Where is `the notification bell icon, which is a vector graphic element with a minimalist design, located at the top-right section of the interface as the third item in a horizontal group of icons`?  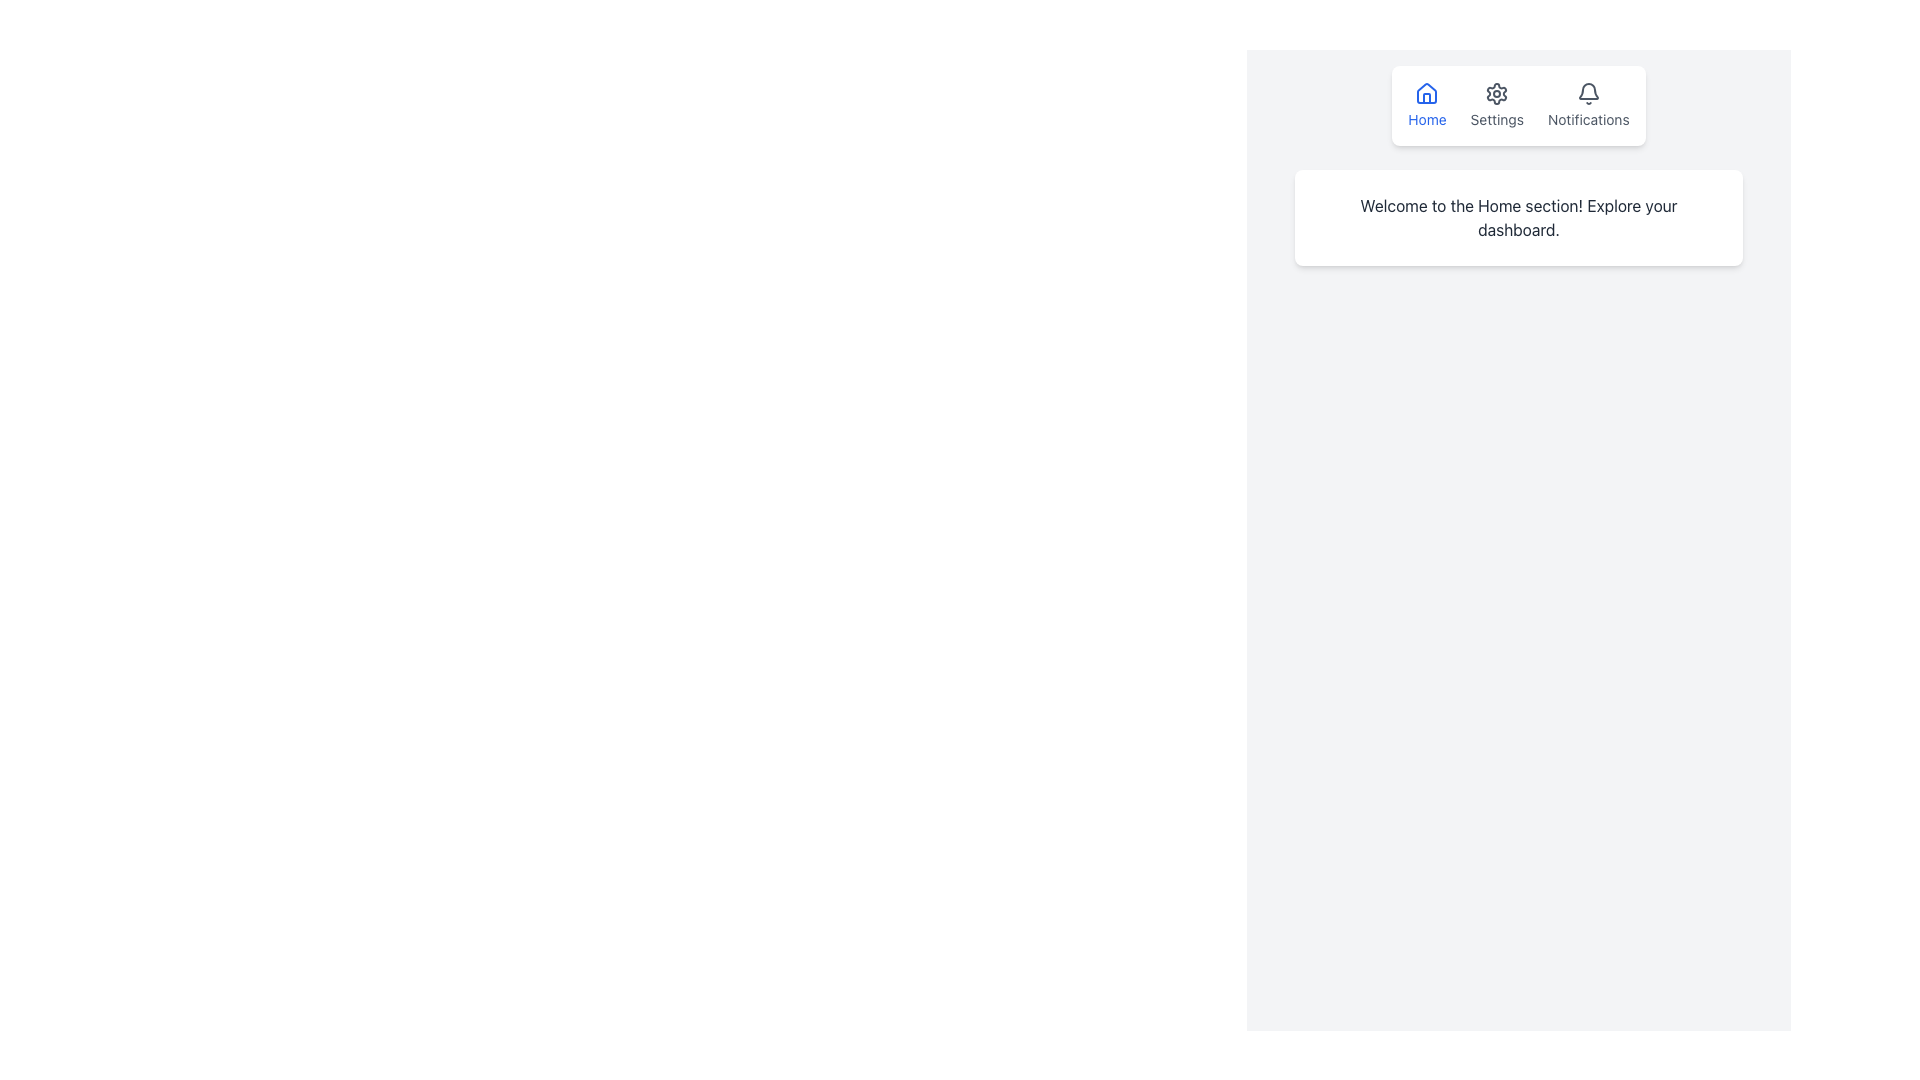 the notification bell icon, which is a vector graphic element with a minimalist design, located at the top-right section of the interface as the third item in a horizontal group of icons is located at coordinates (1587, 91).